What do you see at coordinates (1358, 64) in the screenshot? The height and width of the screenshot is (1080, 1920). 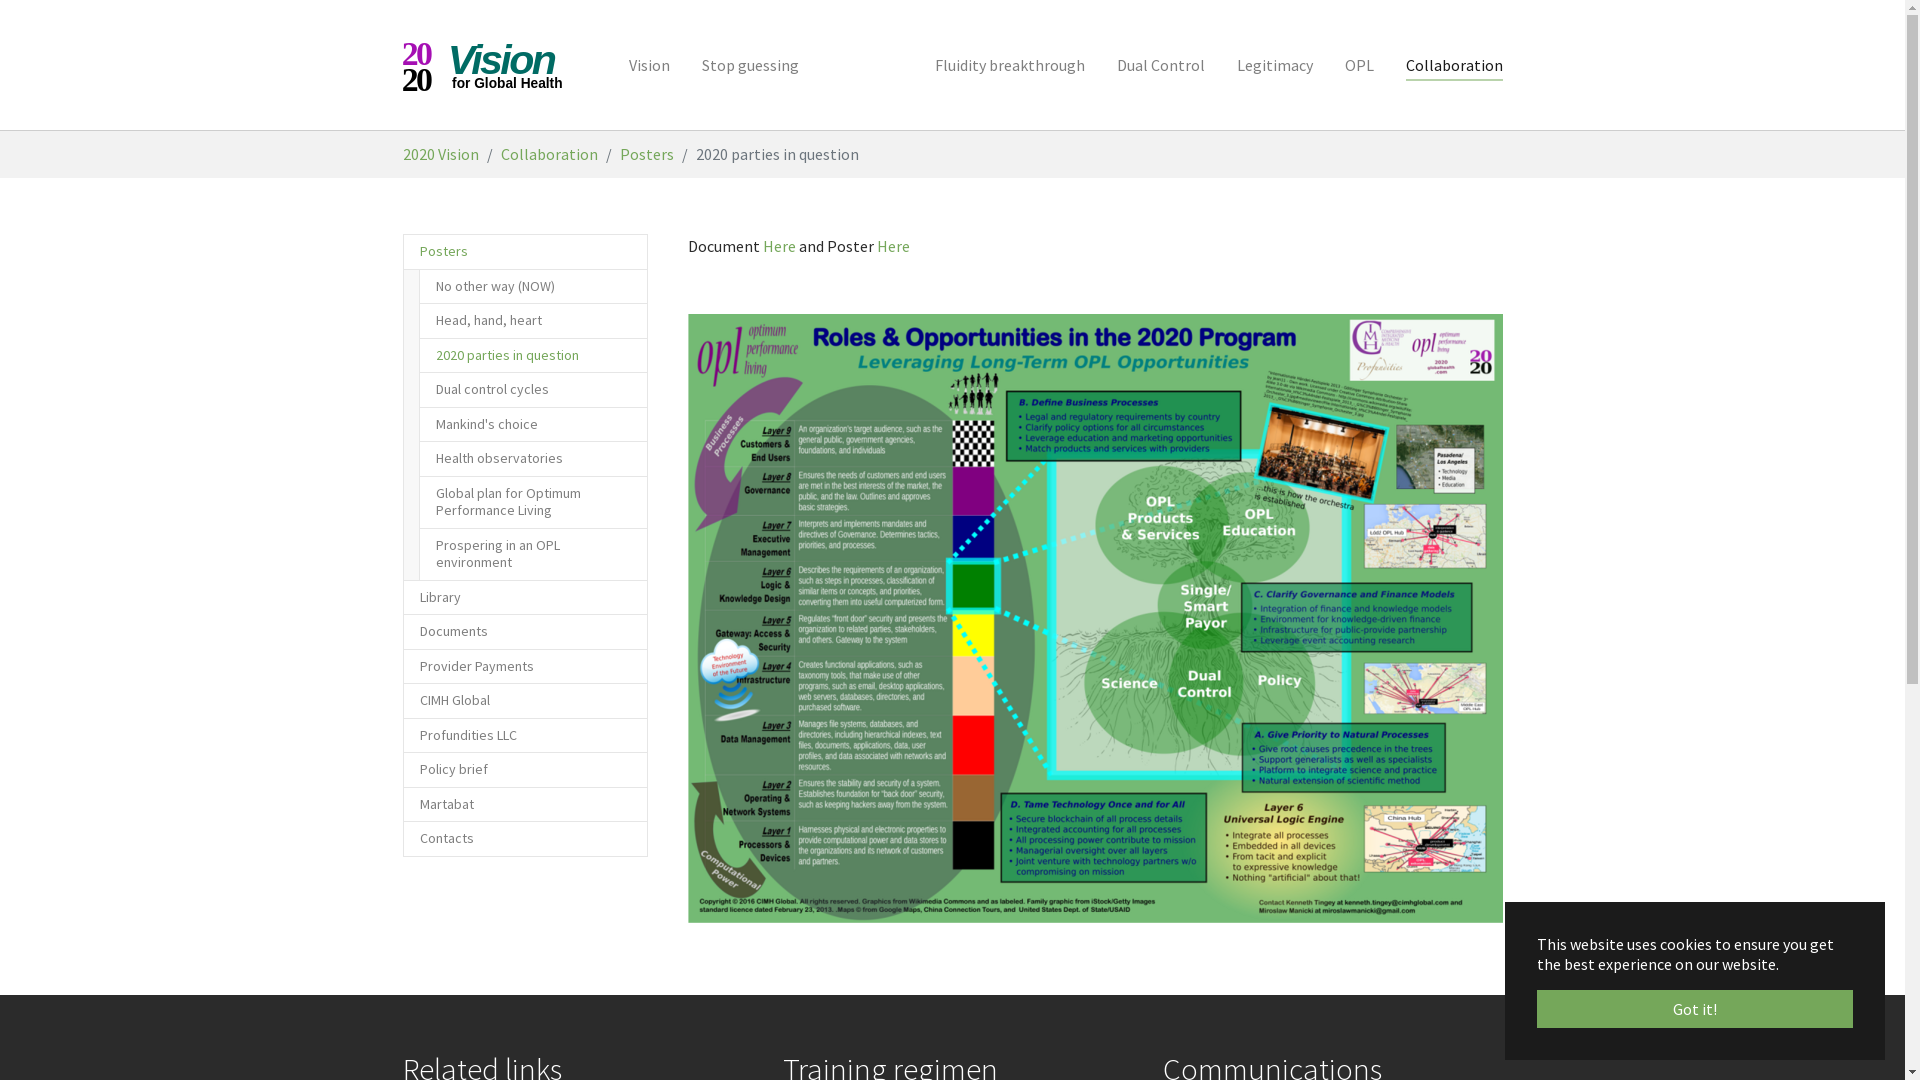 I see `'OPL'` at bounding box center [1358, 64].